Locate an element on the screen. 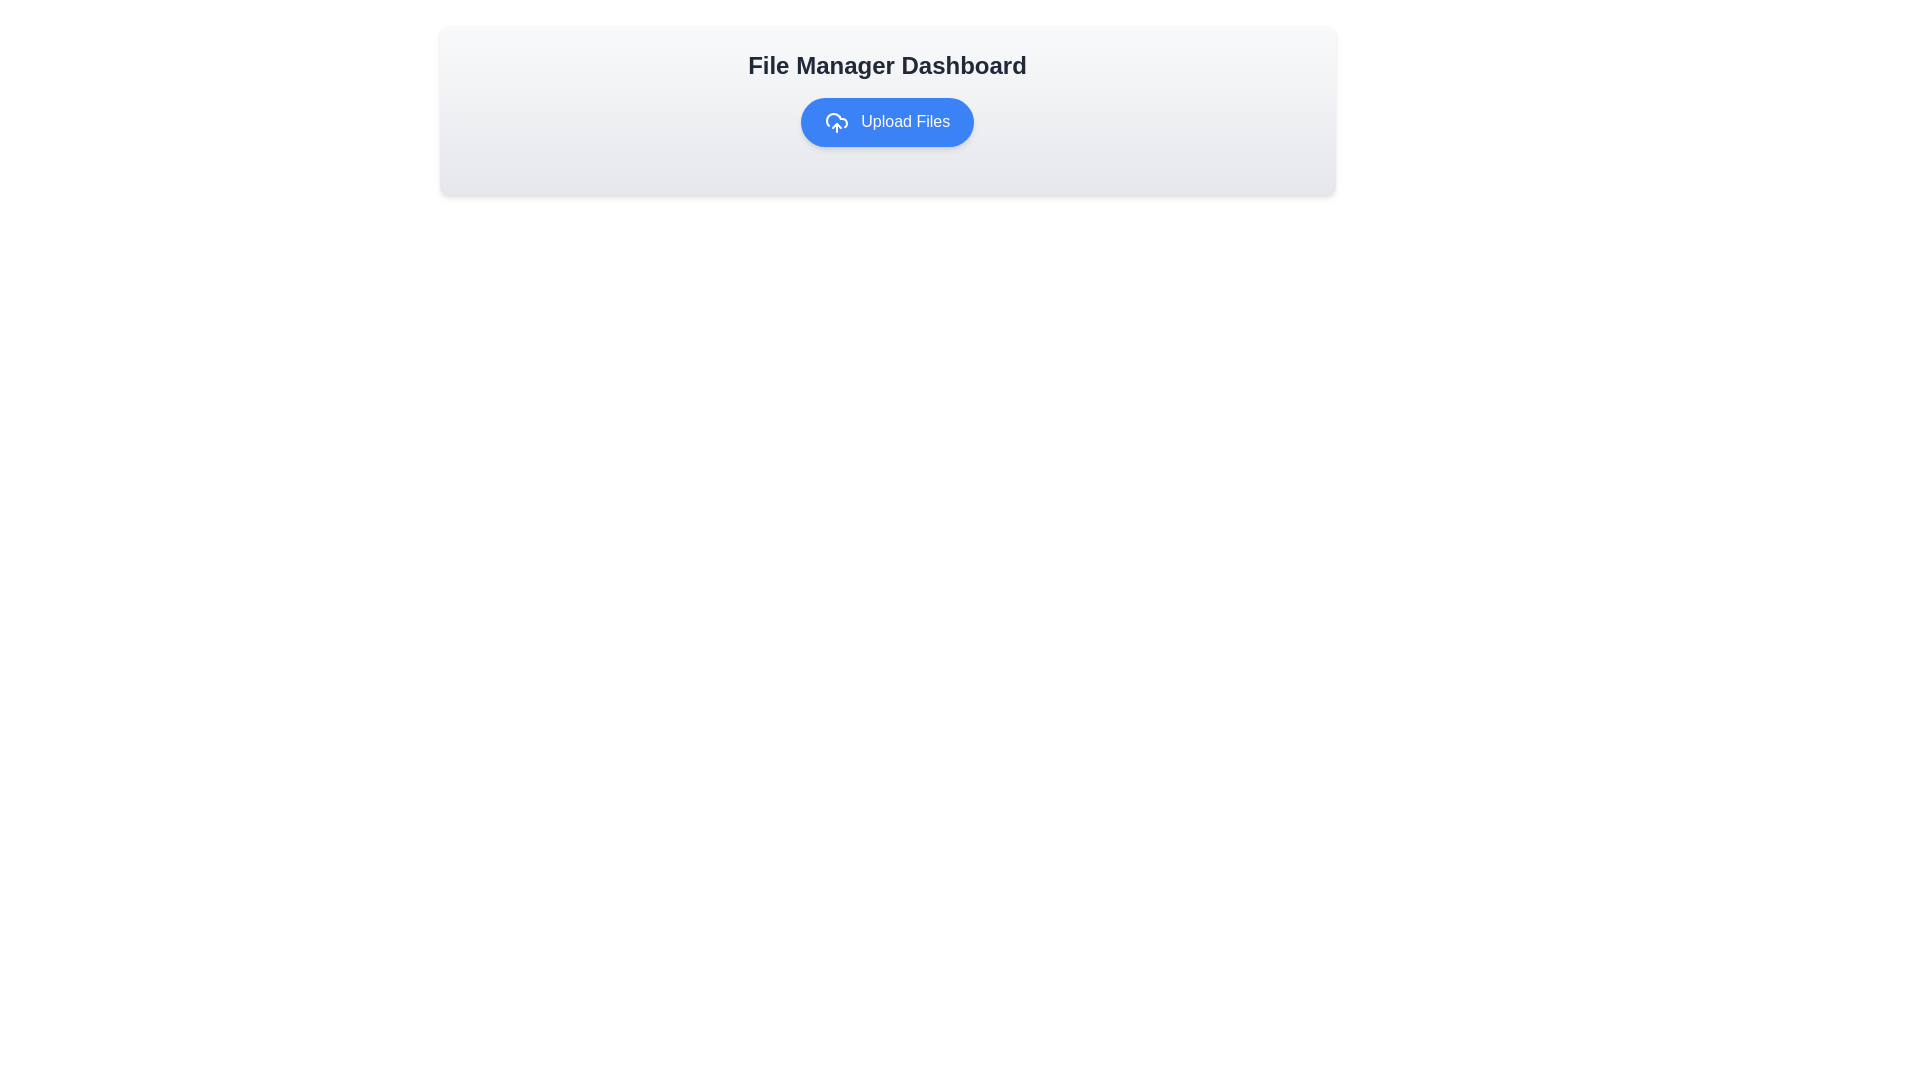  title text located at the top of the dashboard, which provides context and branding for the interface is located at coordinates (886, 64).